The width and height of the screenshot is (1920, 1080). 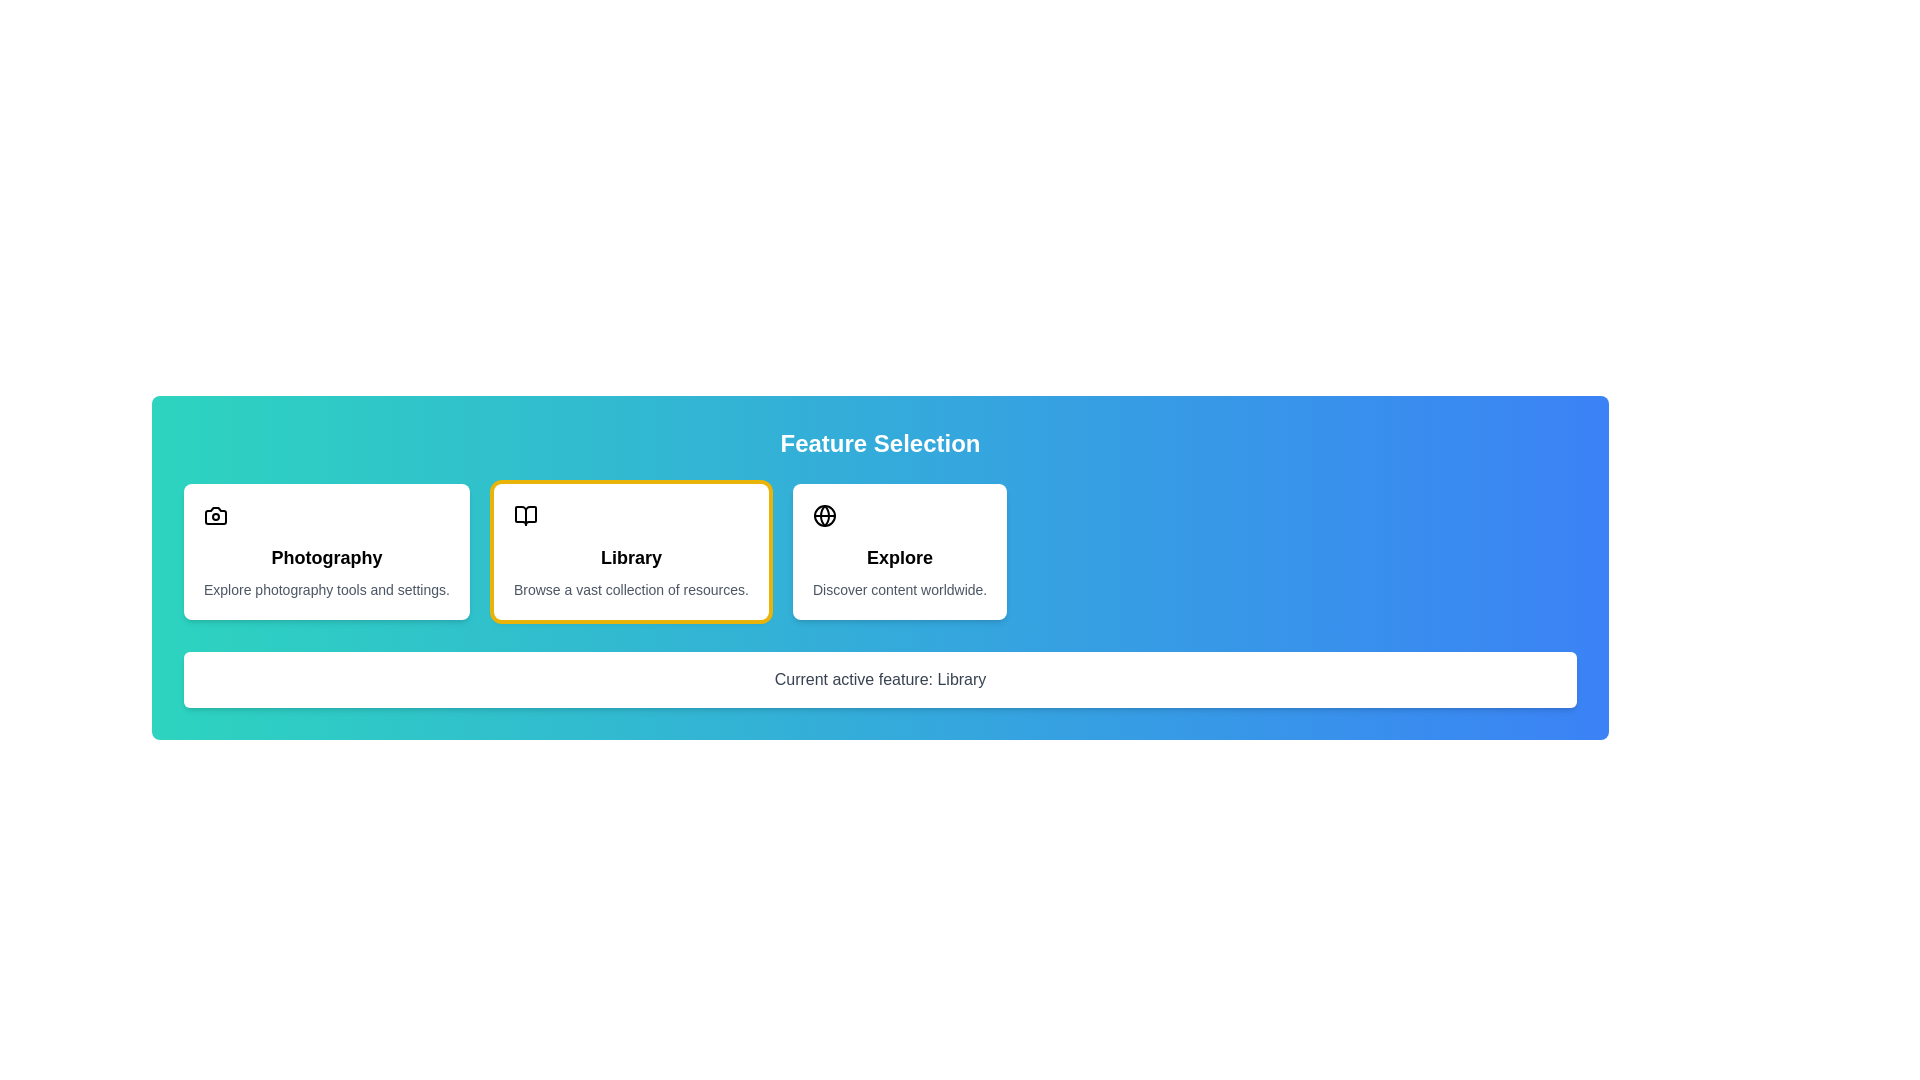 I want to click on the 'Photography' feature icon located at the top-left corner of the Photography card for visual recognition, so click(x=216, y=515).